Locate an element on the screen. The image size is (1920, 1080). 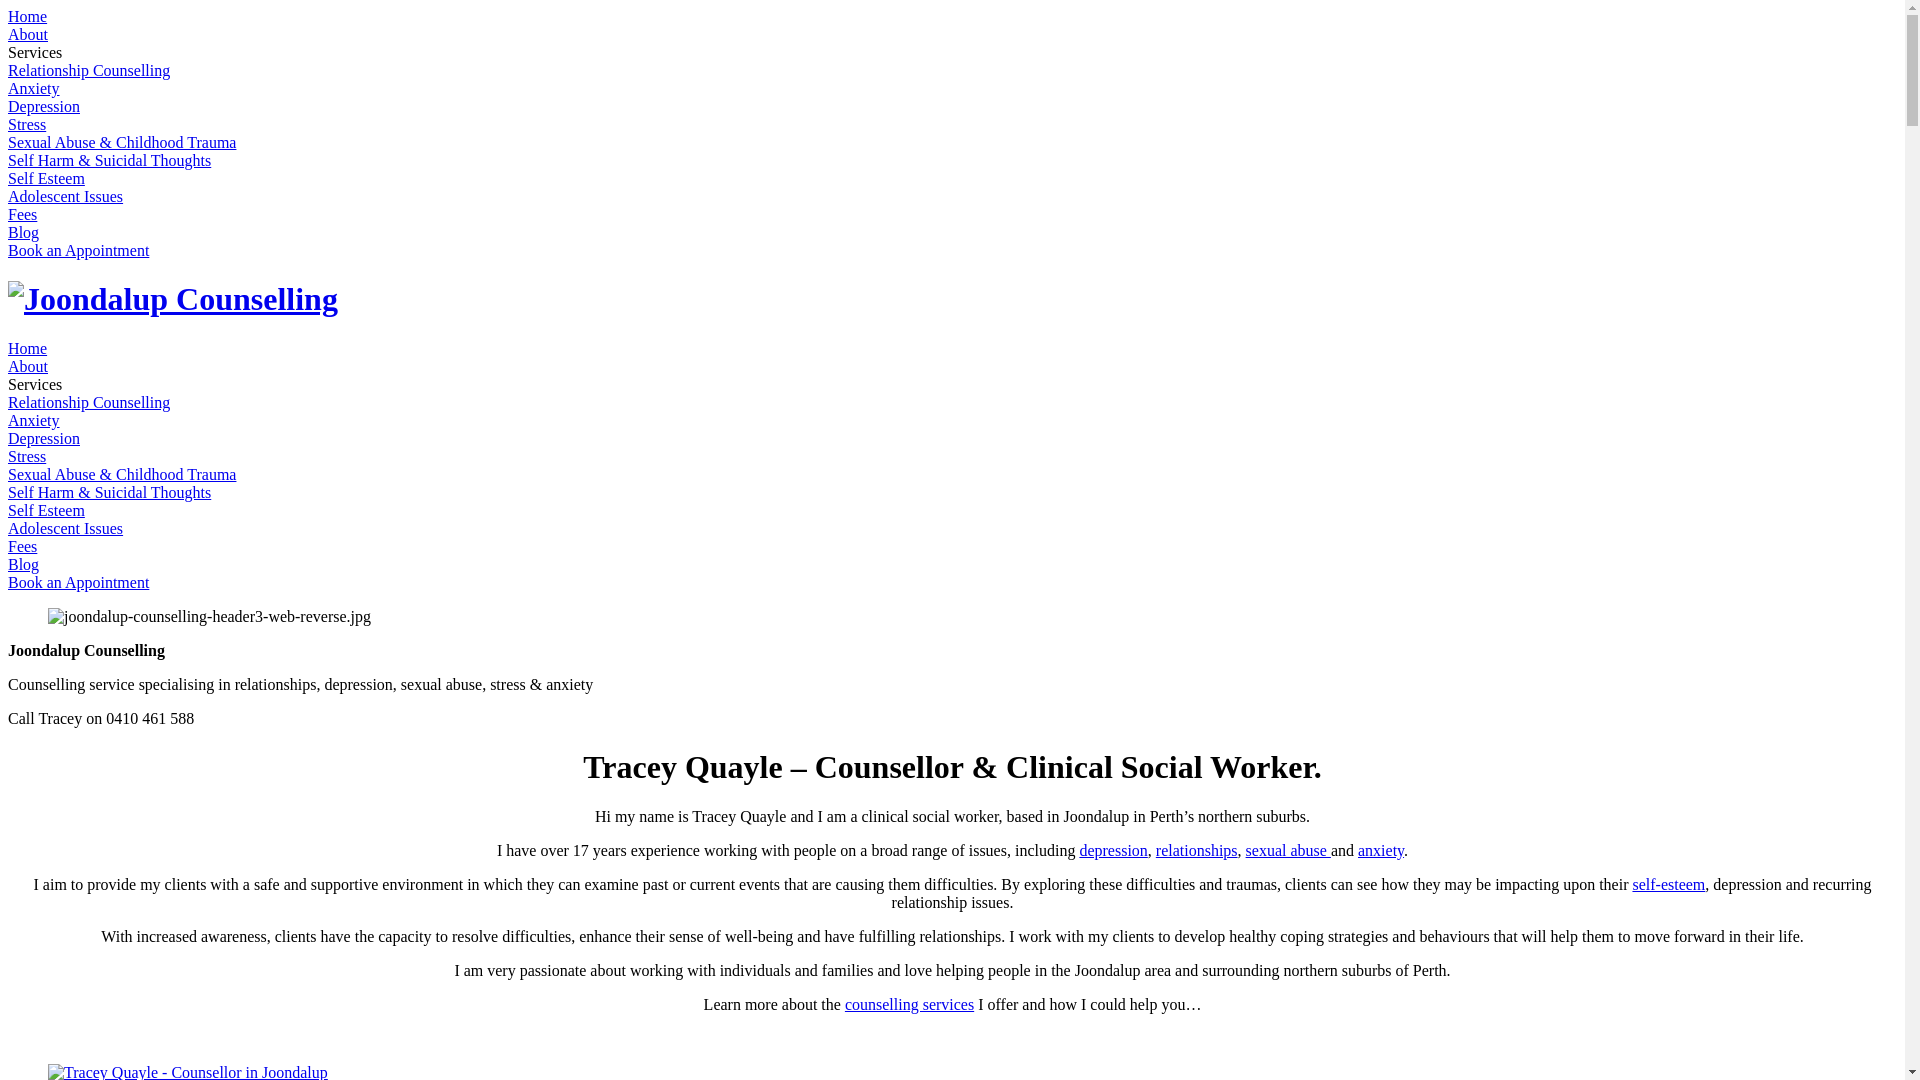
'Adolescent Issues' is located at coordinates (65, 196).